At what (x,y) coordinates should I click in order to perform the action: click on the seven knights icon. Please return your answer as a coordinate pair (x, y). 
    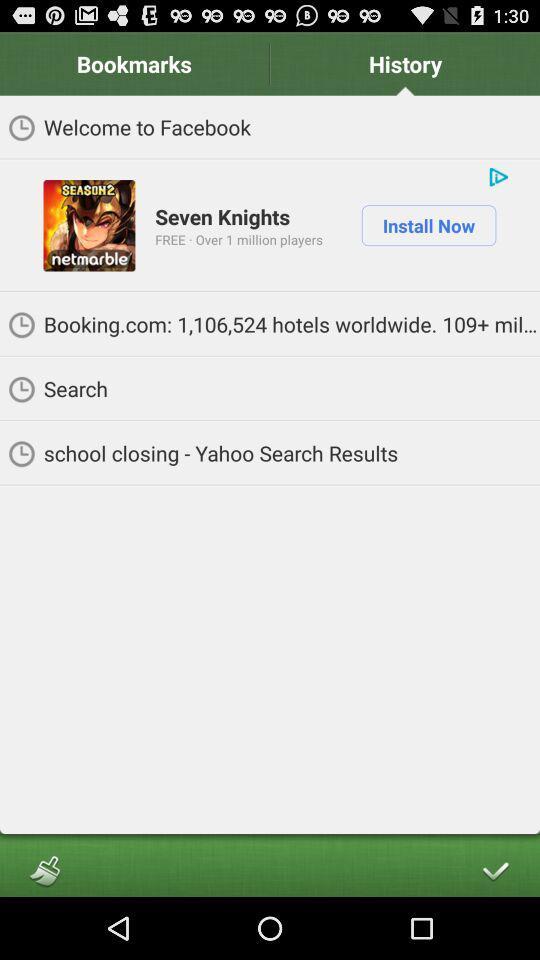
    Looking at the image, I should click on (221, 216).